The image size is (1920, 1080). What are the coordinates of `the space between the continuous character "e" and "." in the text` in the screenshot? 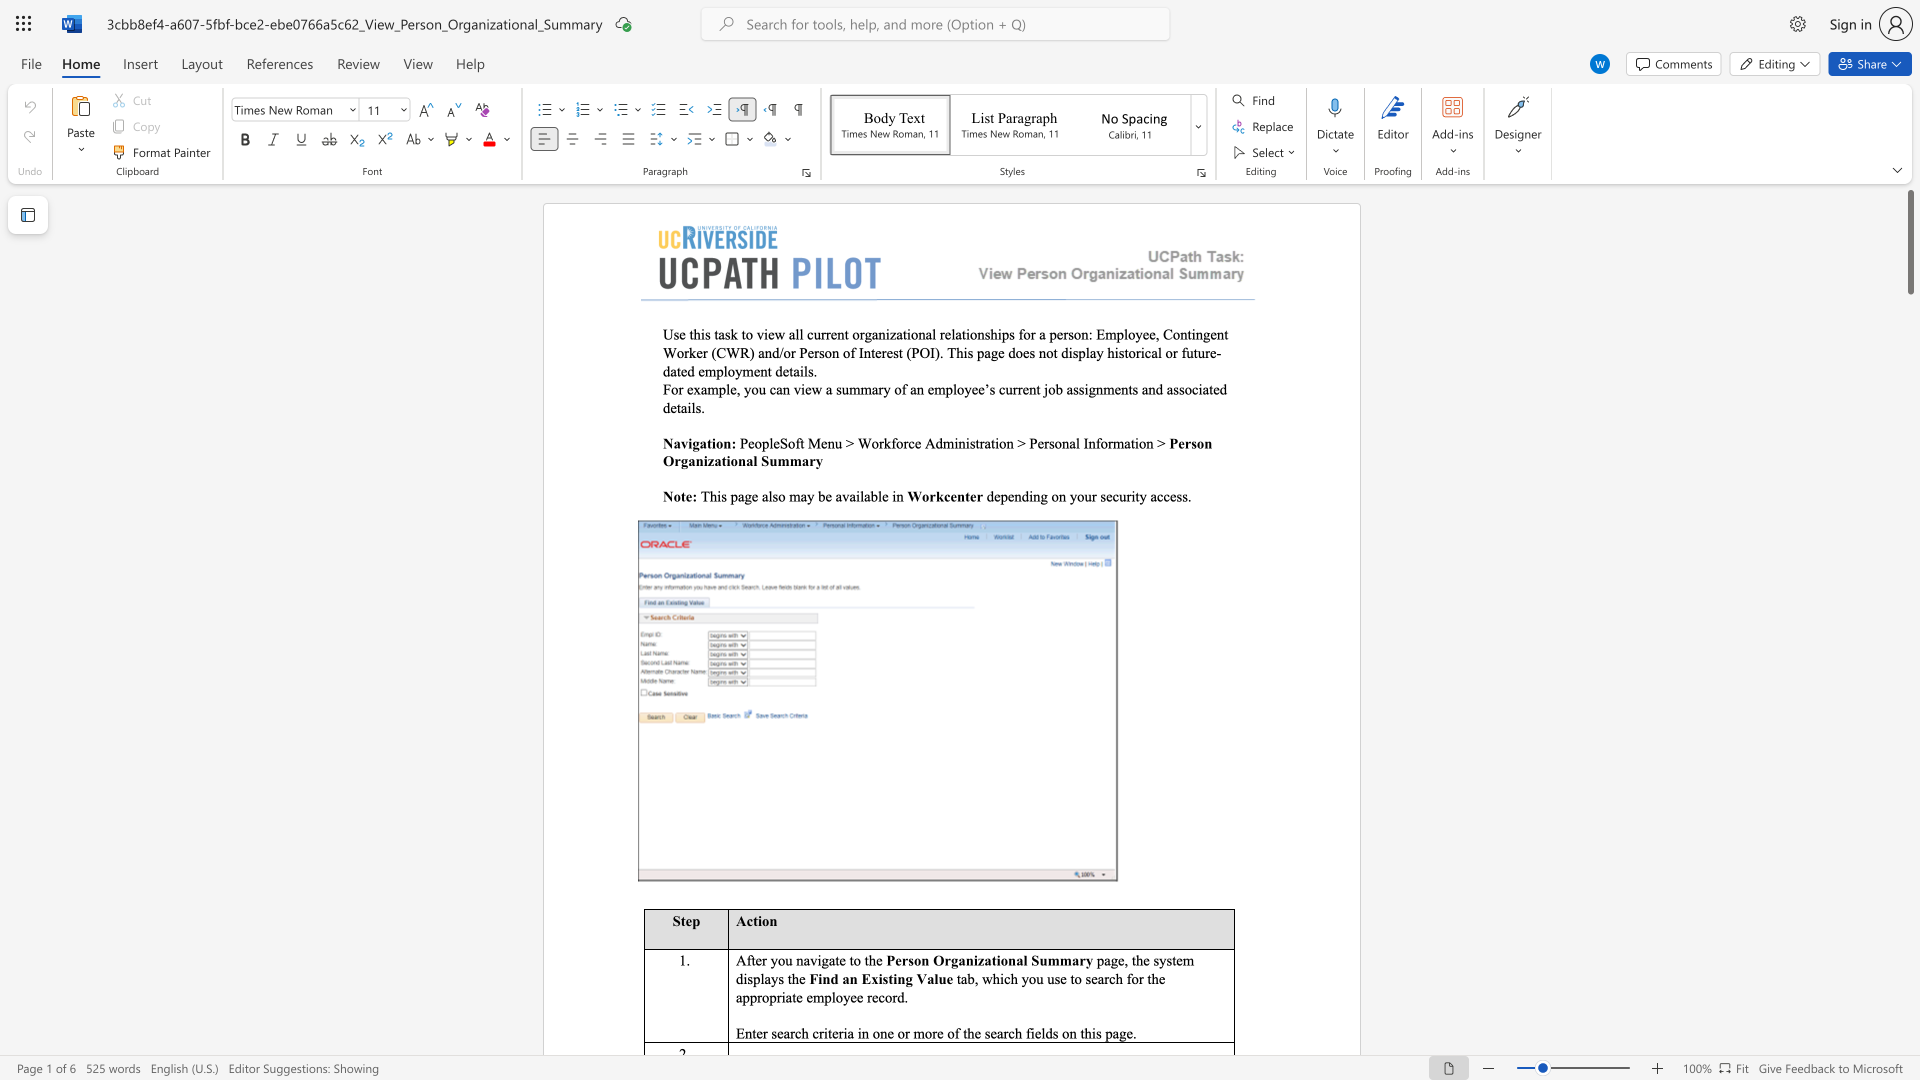 It's located at (1132, 1033).